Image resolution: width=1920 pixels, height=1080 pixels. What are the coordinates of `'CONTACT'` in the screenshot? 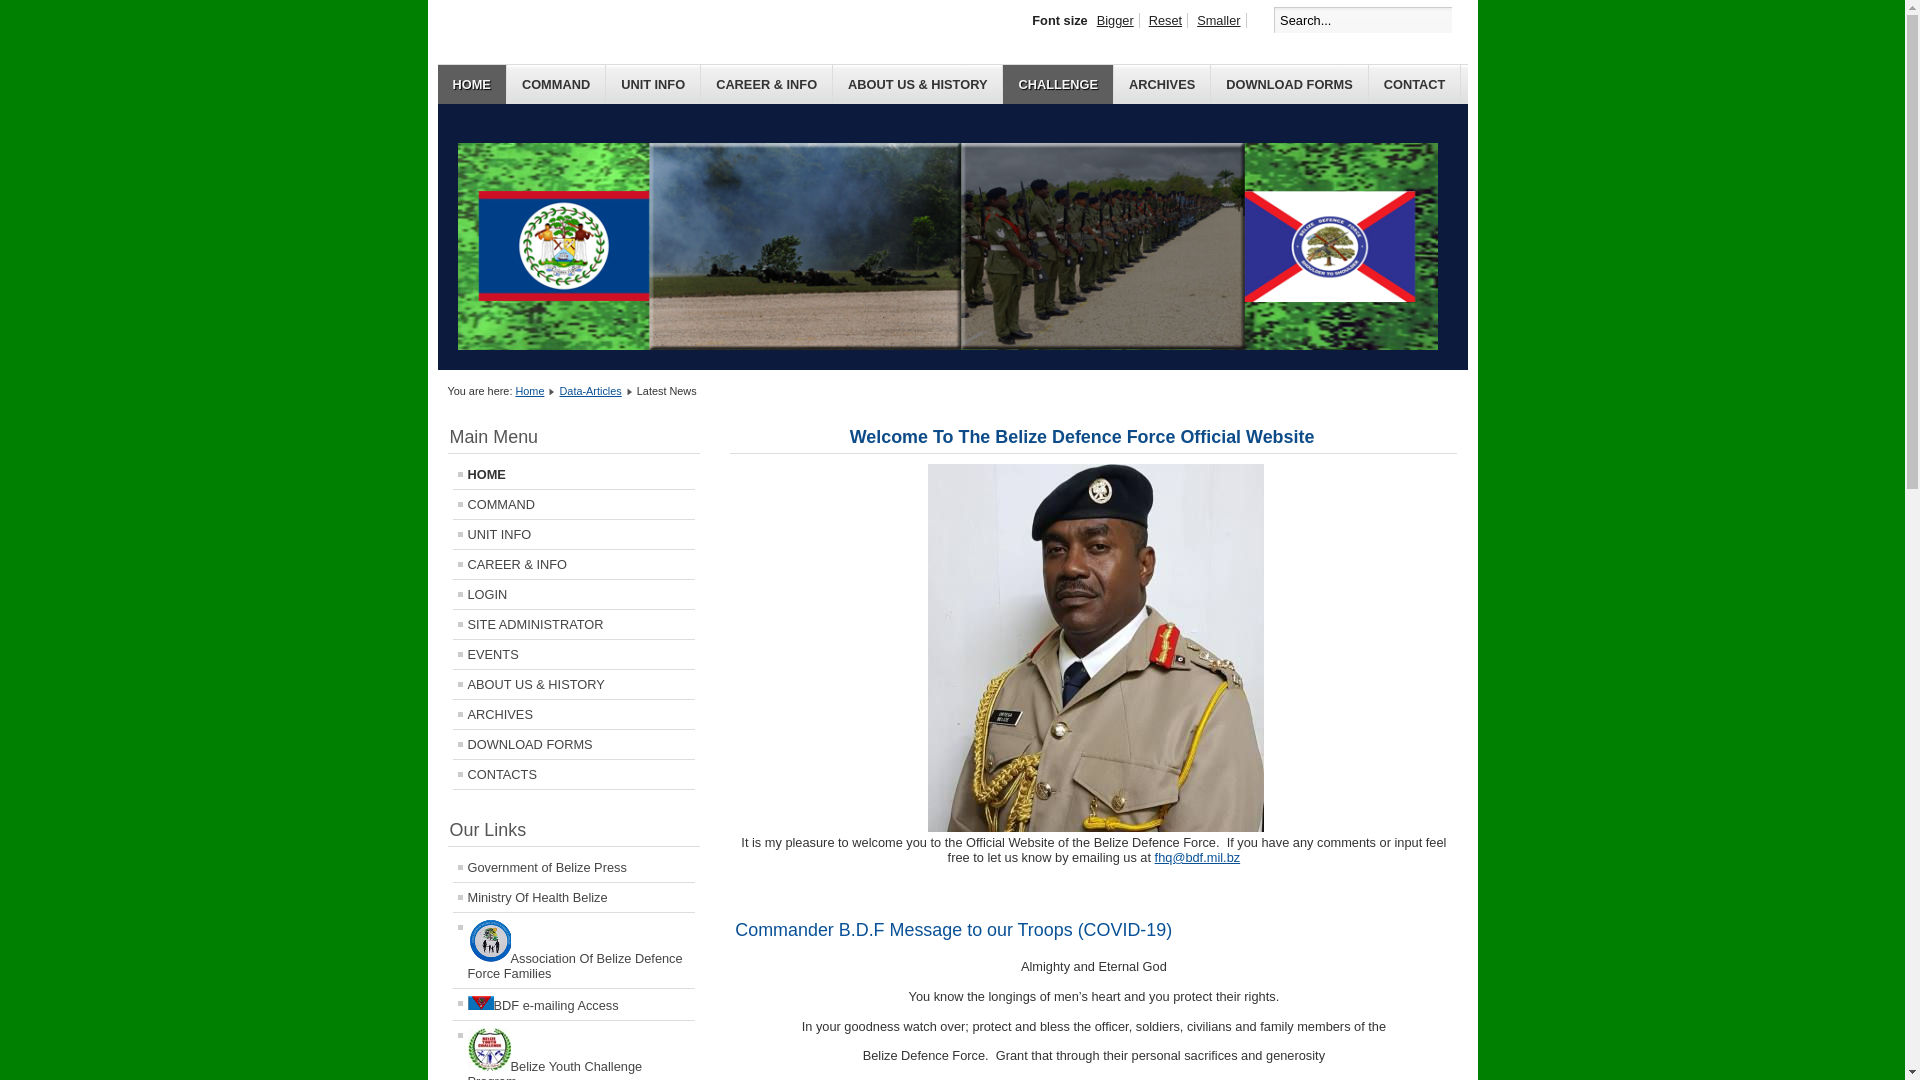 It's located at (1414, 83).